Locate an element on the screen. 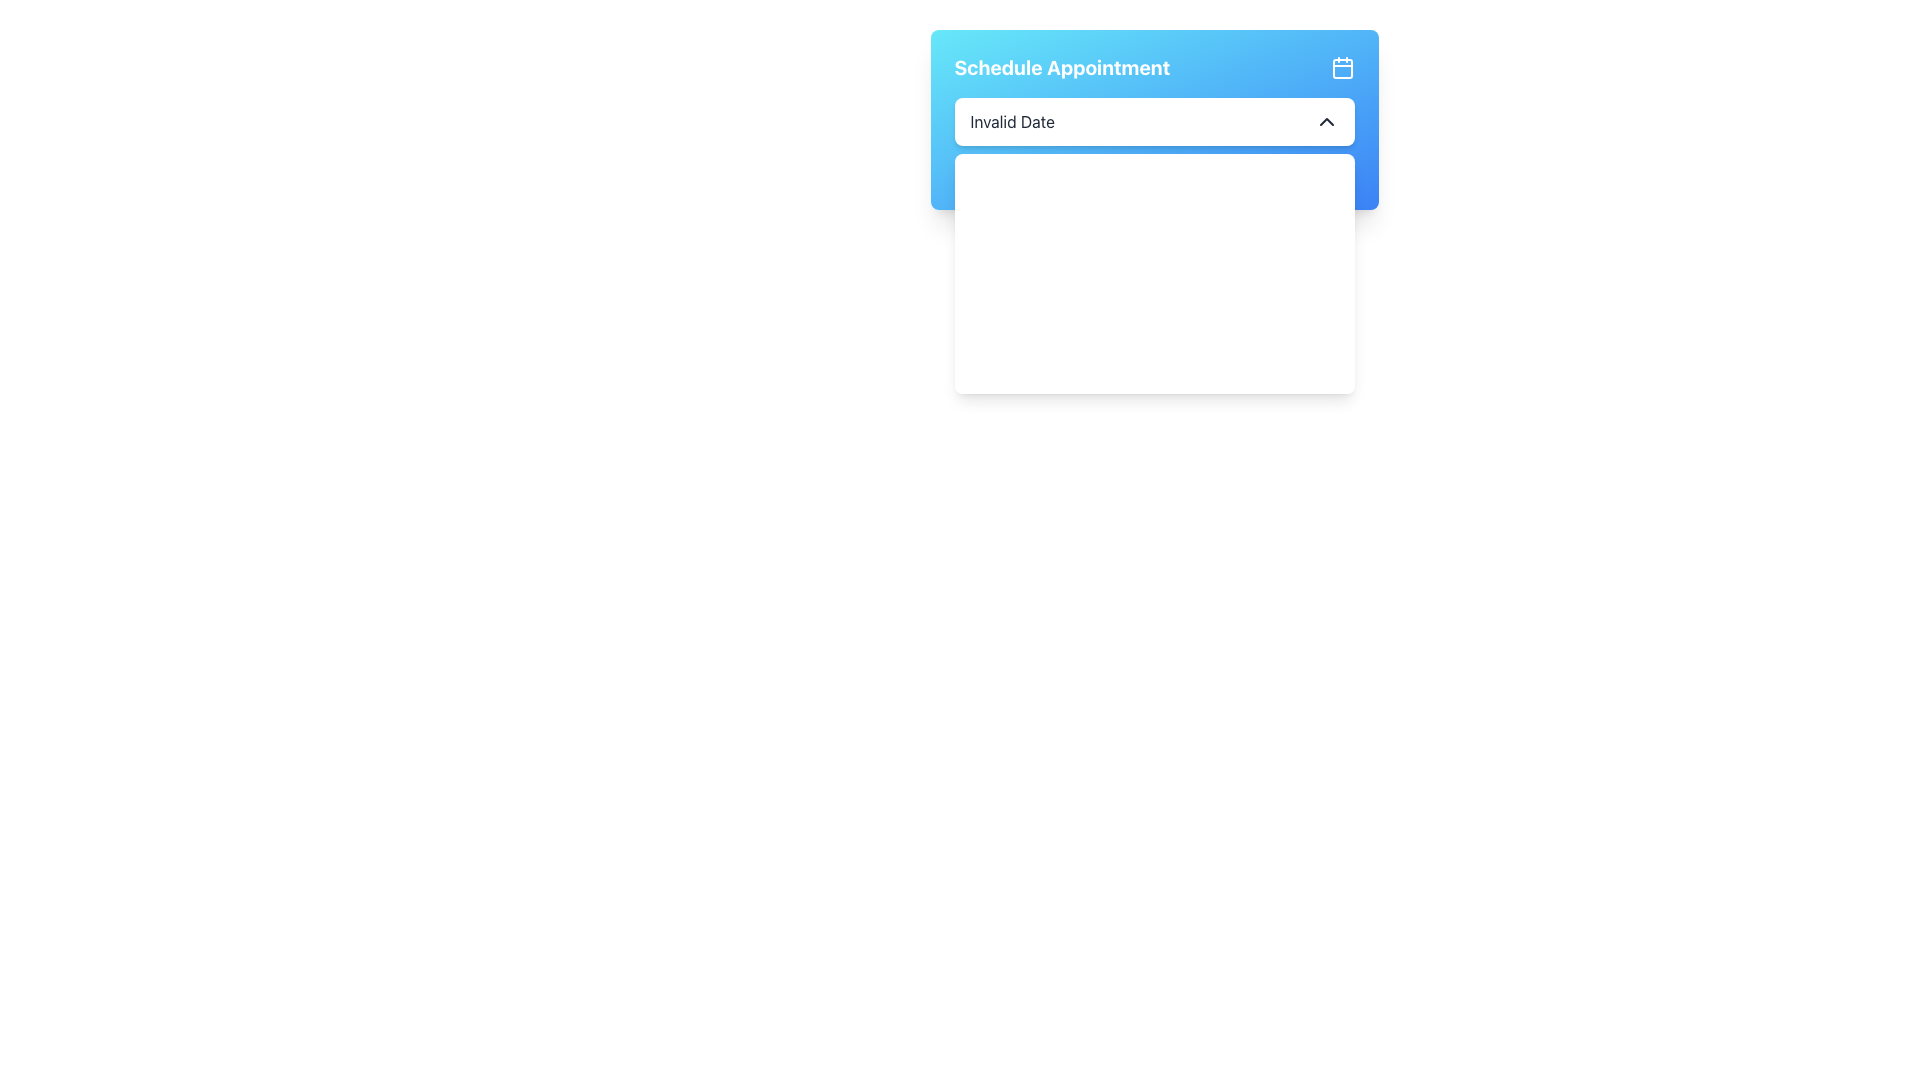 The image size is (1920, 1080). the Dropdown menu labeled 'Invalid Date' by using the keyboard for selection is located at coordinates (1154, 119).